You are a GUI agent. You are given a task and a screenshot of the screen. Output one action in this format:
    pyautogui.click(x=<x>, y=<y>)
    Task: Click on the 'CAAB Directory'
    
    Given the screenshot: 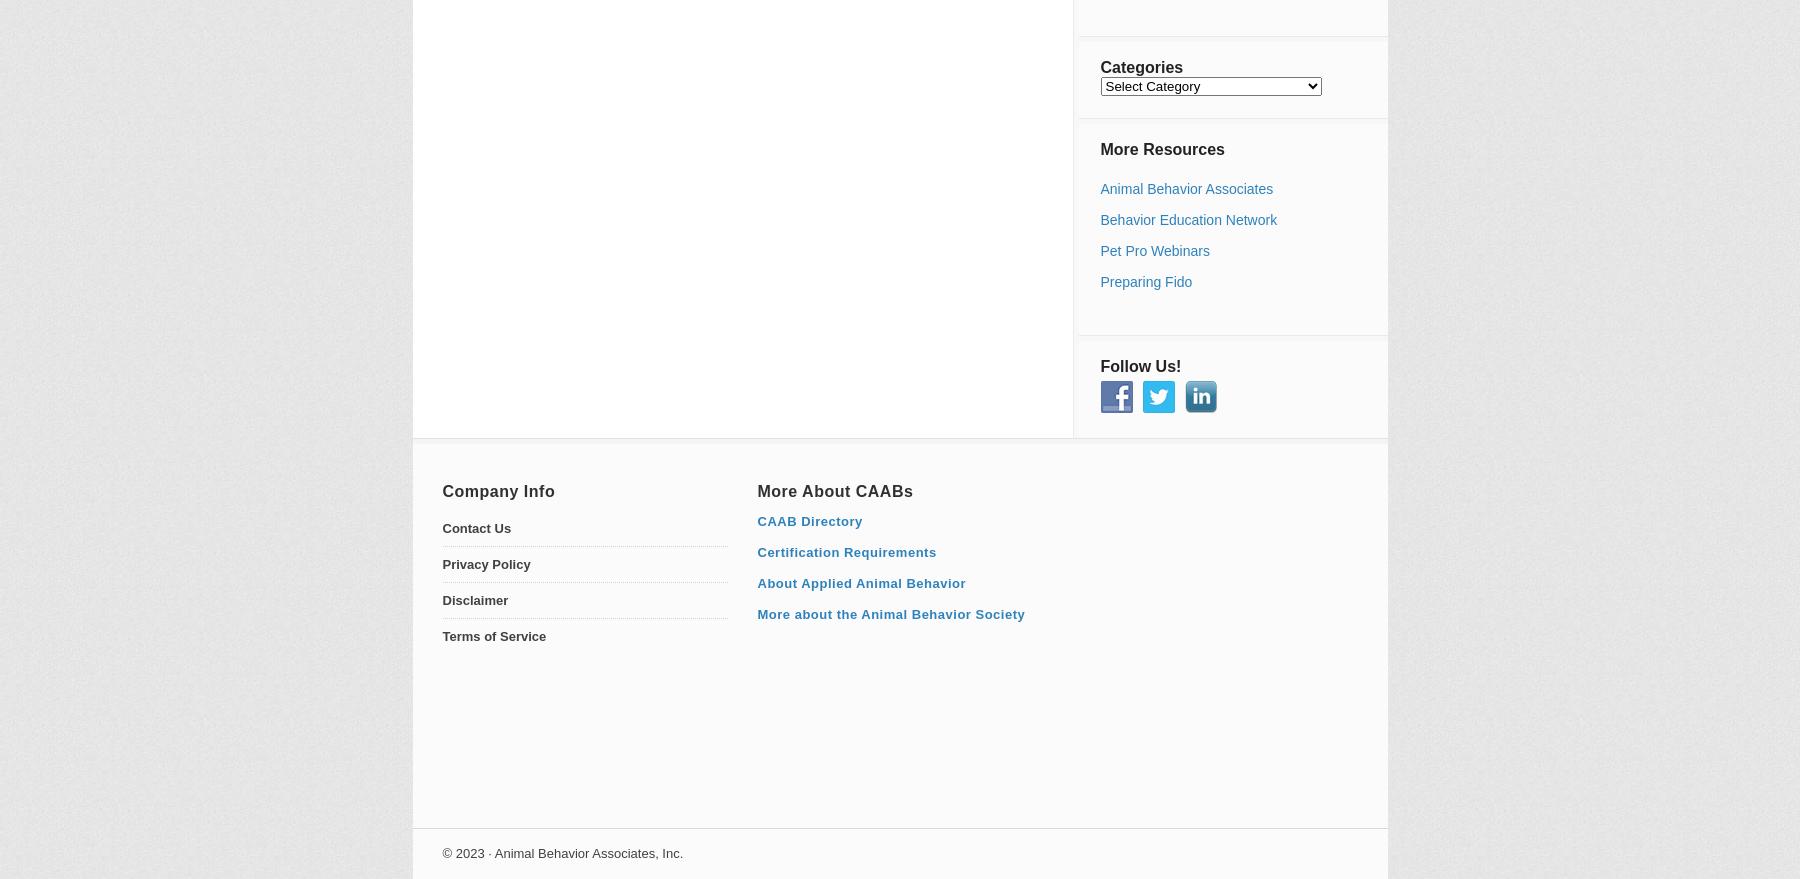 What is the action you would take?
    pyautogui.click(x=809, y=521)
    